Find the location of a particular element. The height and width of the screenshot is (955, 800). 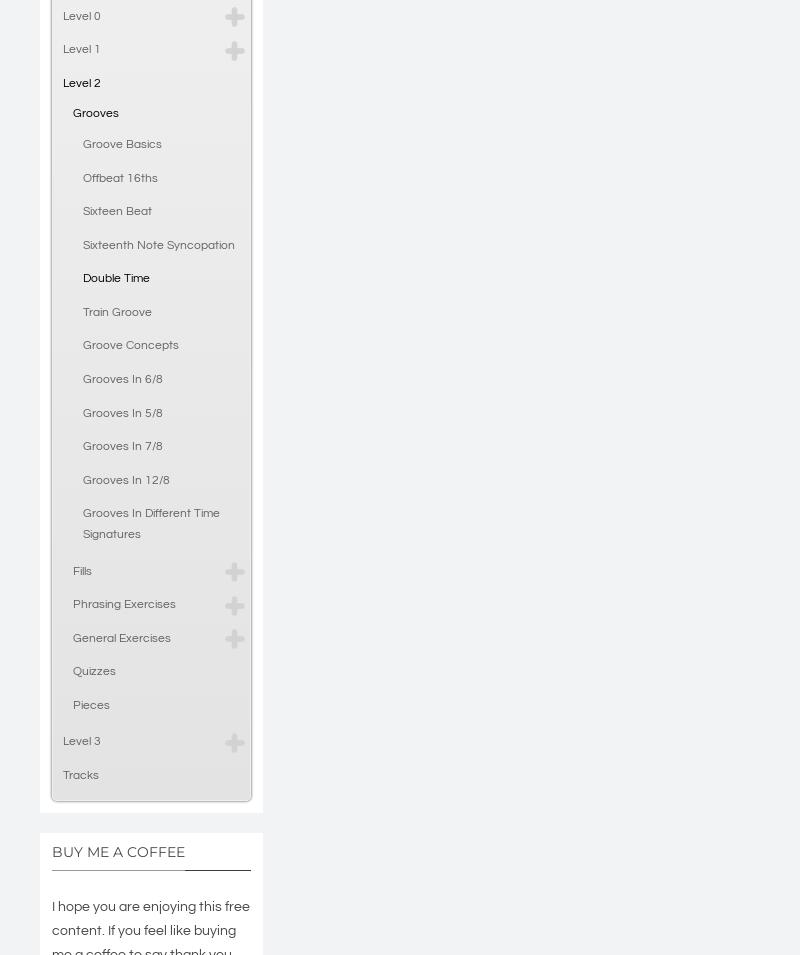

'General Exercises' is located at coordinates (72, 636).